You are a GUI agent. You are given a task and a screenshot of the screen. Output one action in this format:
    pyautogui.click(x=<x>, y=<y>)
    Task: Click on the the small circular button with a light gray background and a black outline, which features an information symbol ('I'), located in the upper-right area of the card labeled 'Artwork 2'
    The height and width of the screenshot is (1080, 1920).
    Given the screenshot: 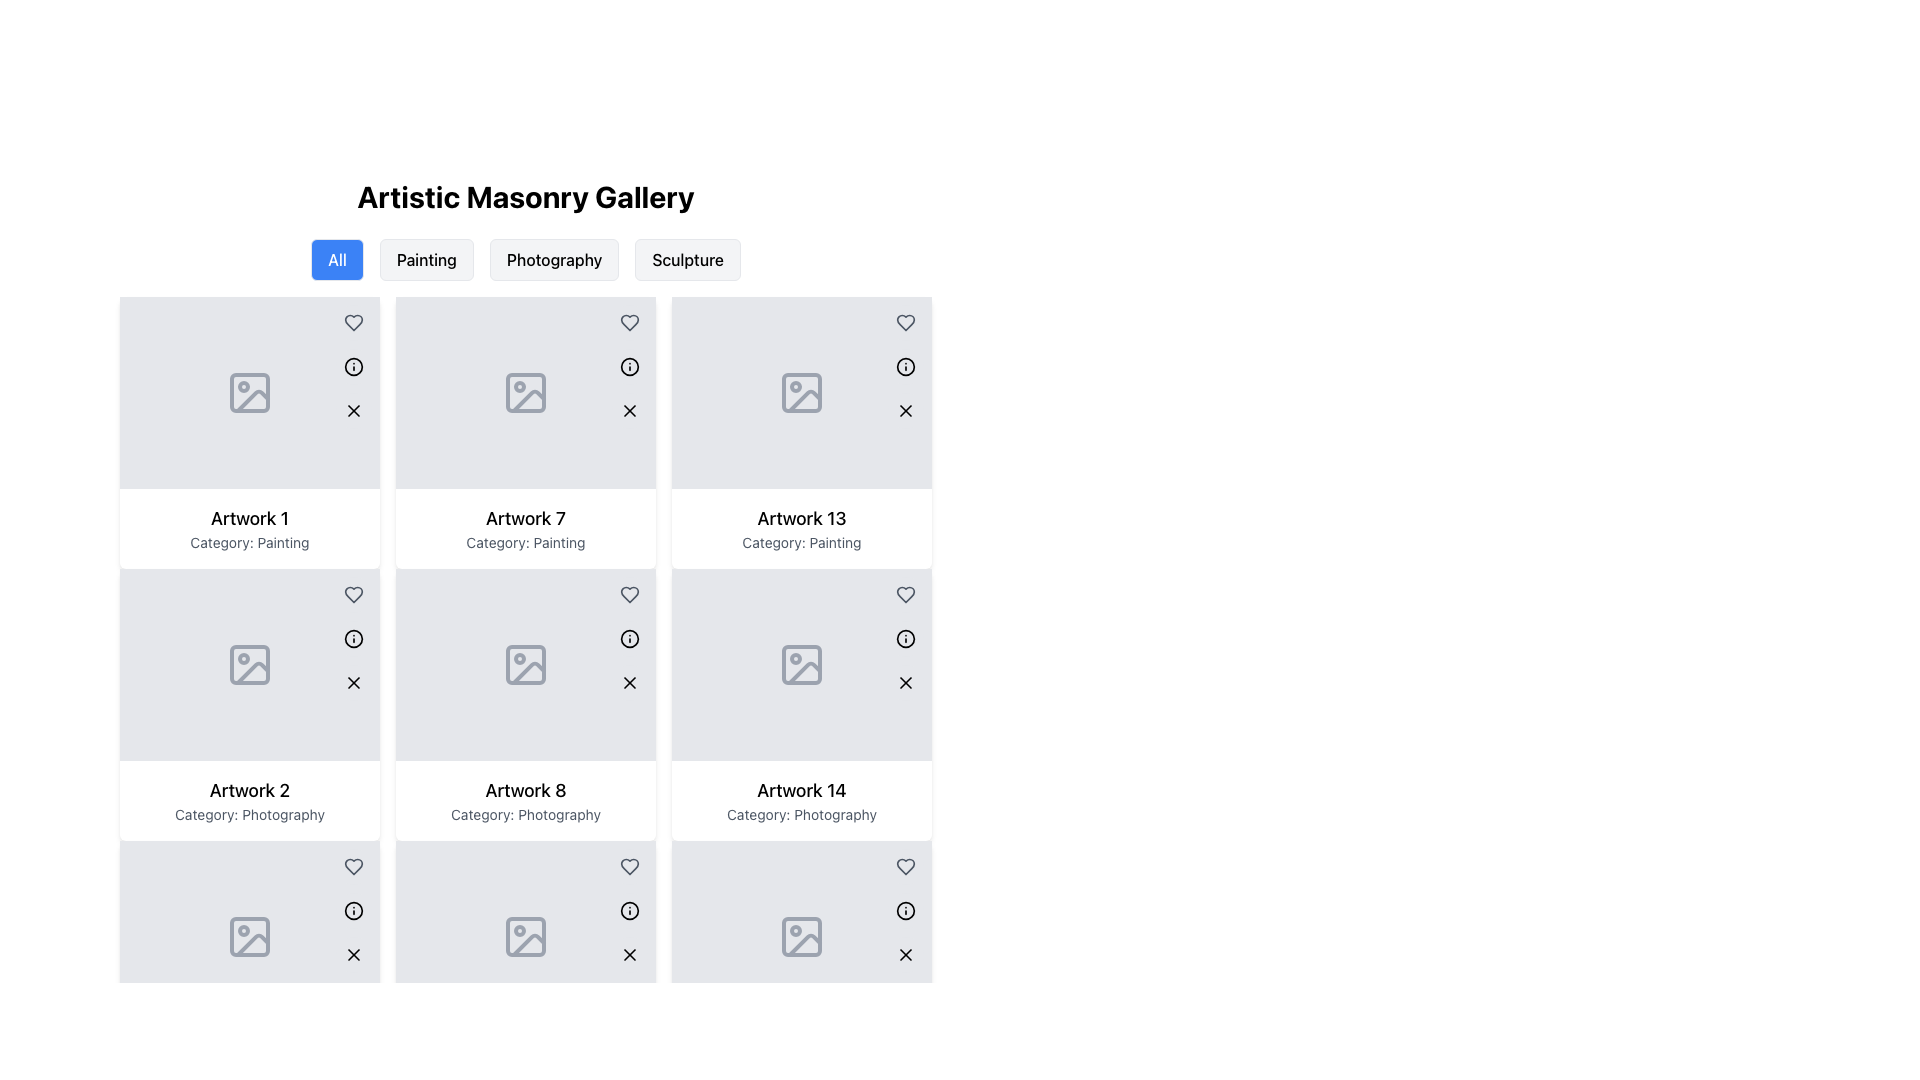 What is the action you would take?
    pyautogui.click(x=354, y=639)
    